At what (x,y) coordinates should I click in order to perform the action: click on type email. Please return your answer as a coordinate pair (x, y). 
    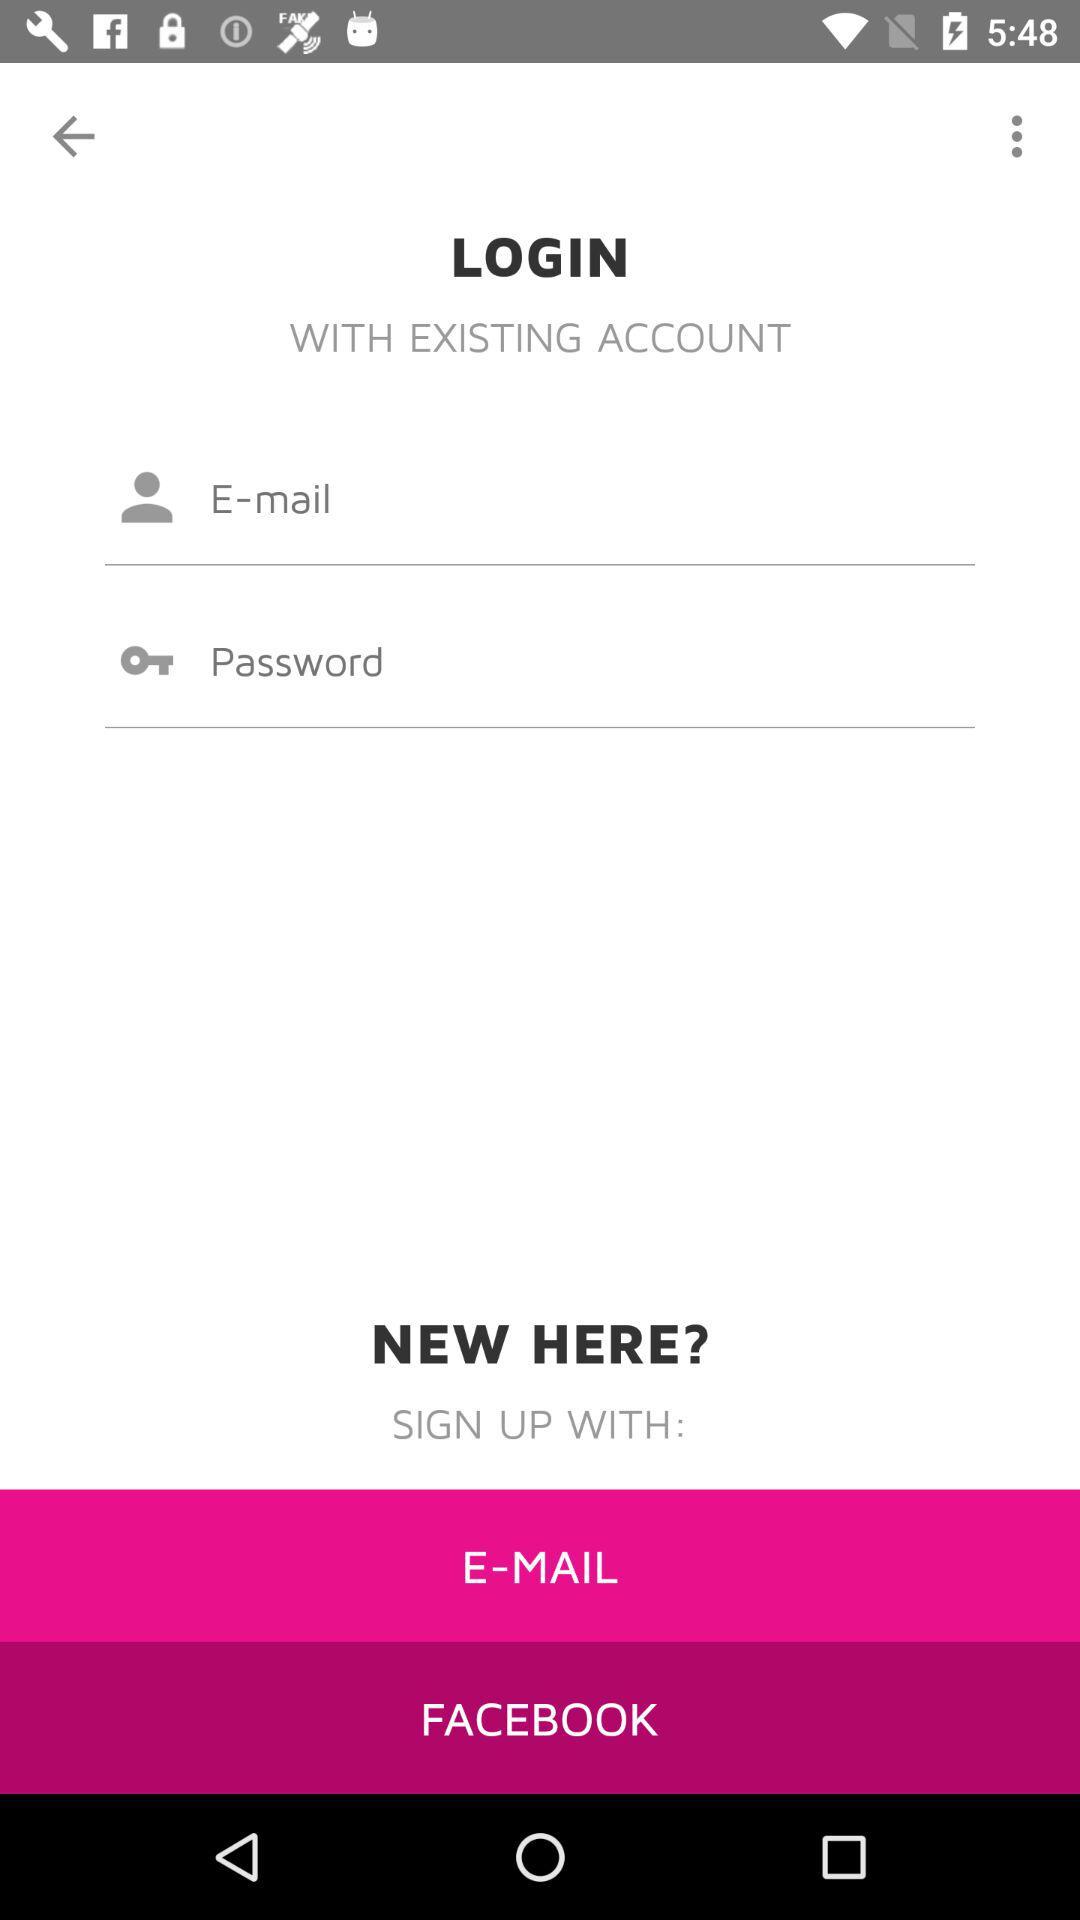
    Looking at the image, I should click on (540, 497).